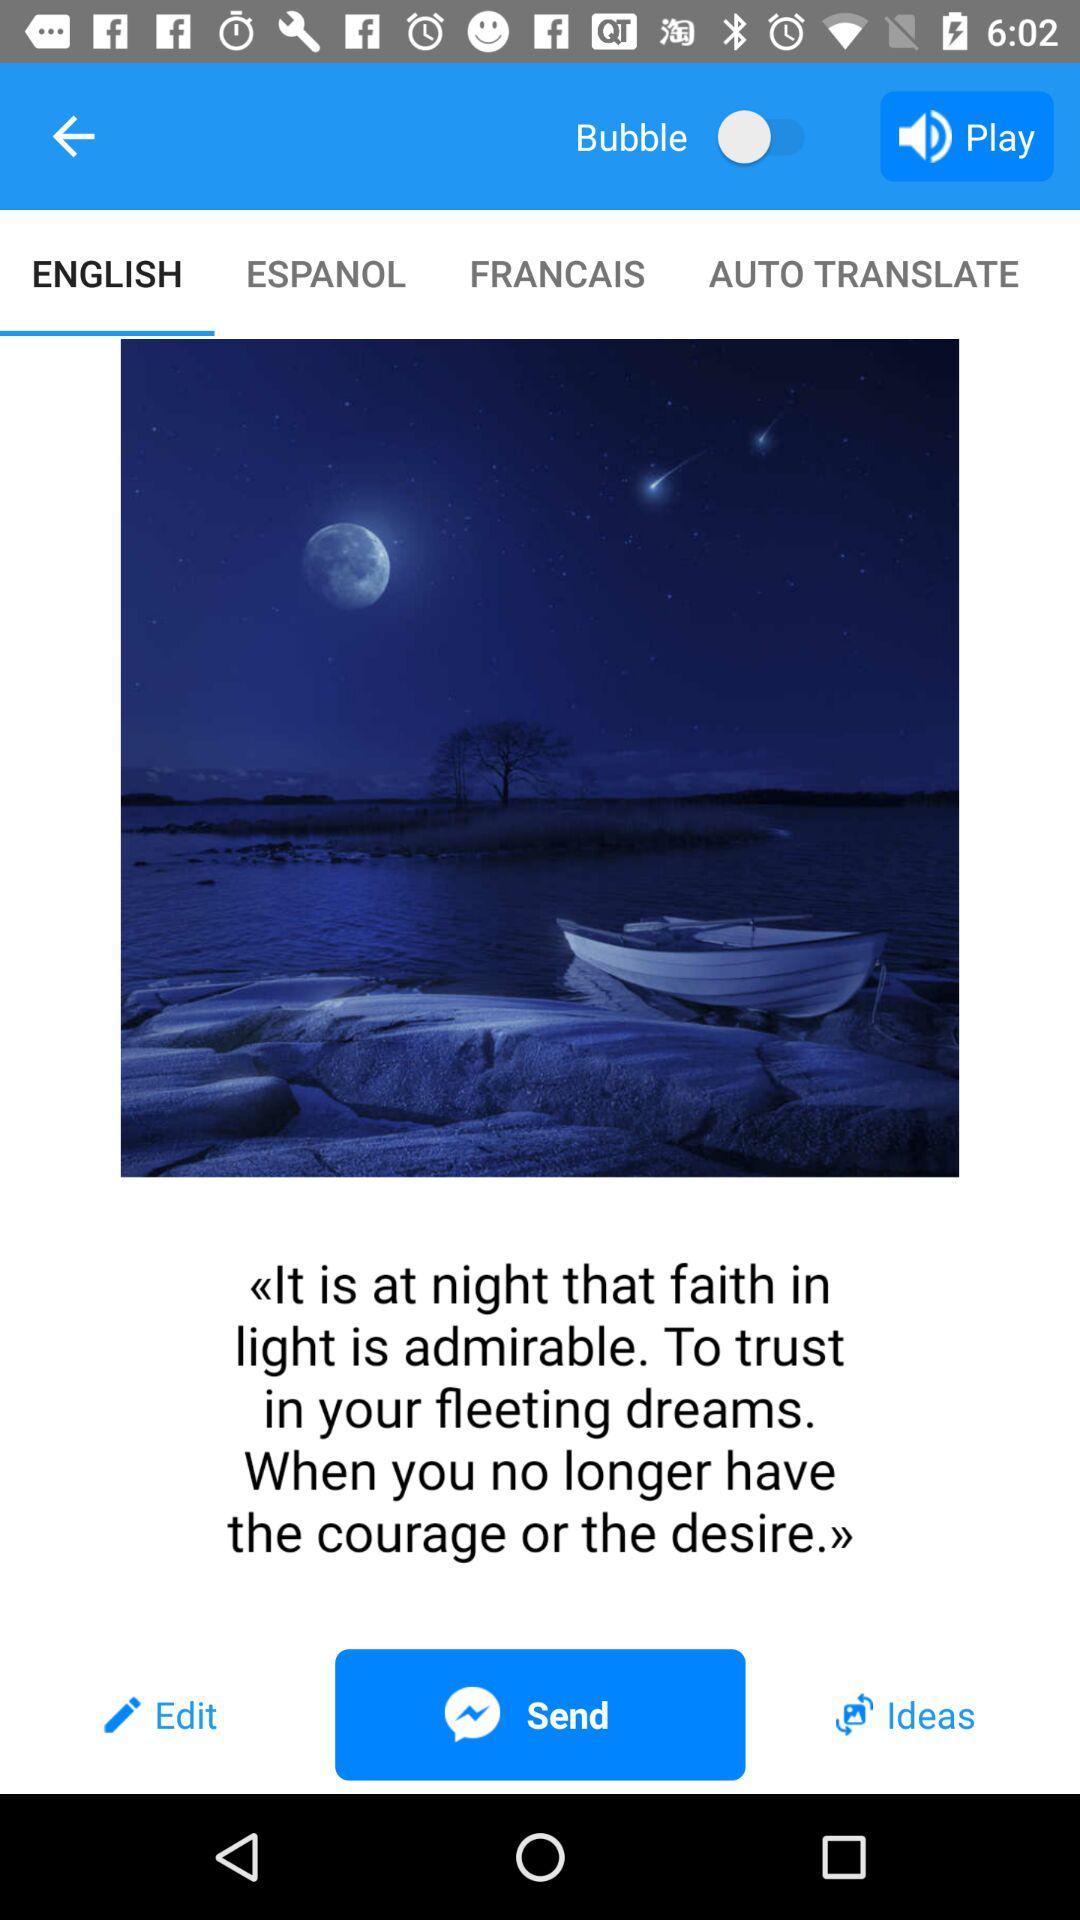  I want to click on the item next to the bubble item, so click(72, 135).